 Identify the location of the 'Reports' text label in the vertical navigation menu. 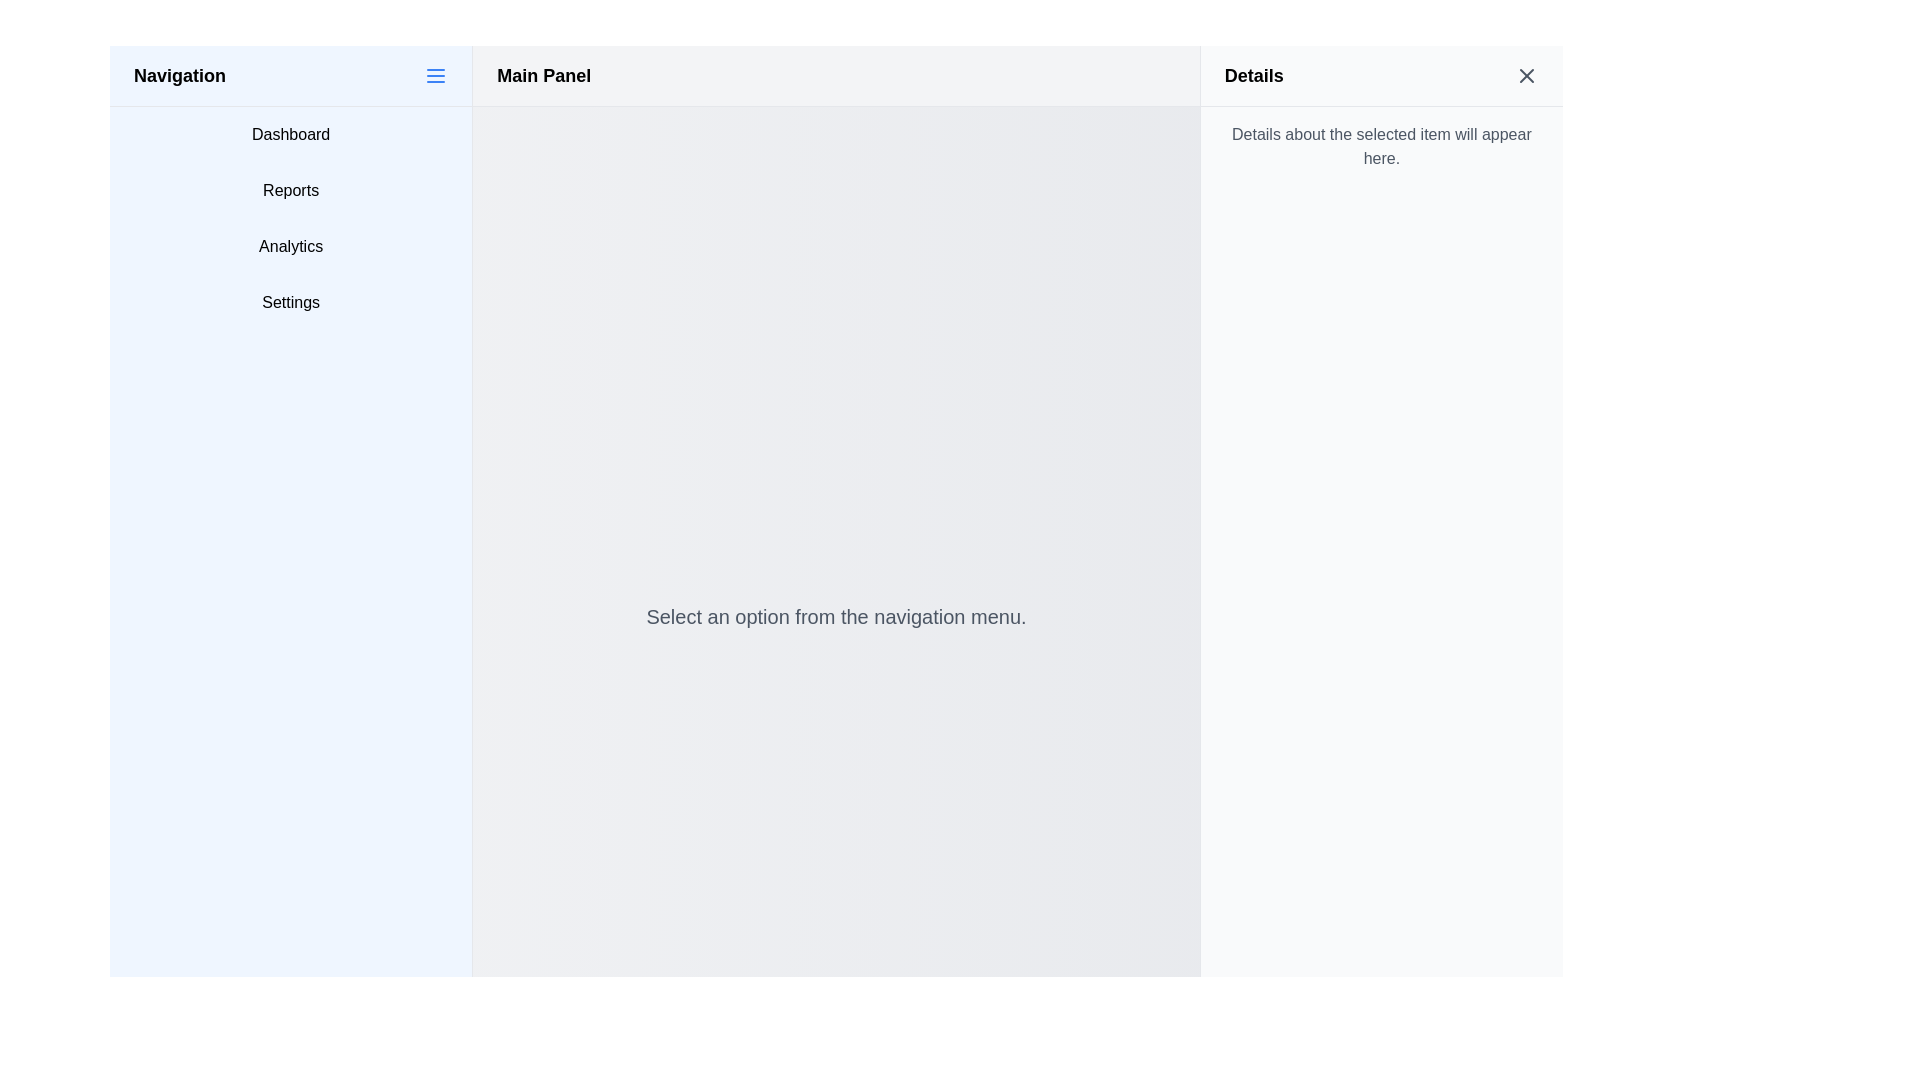
(290, 191).